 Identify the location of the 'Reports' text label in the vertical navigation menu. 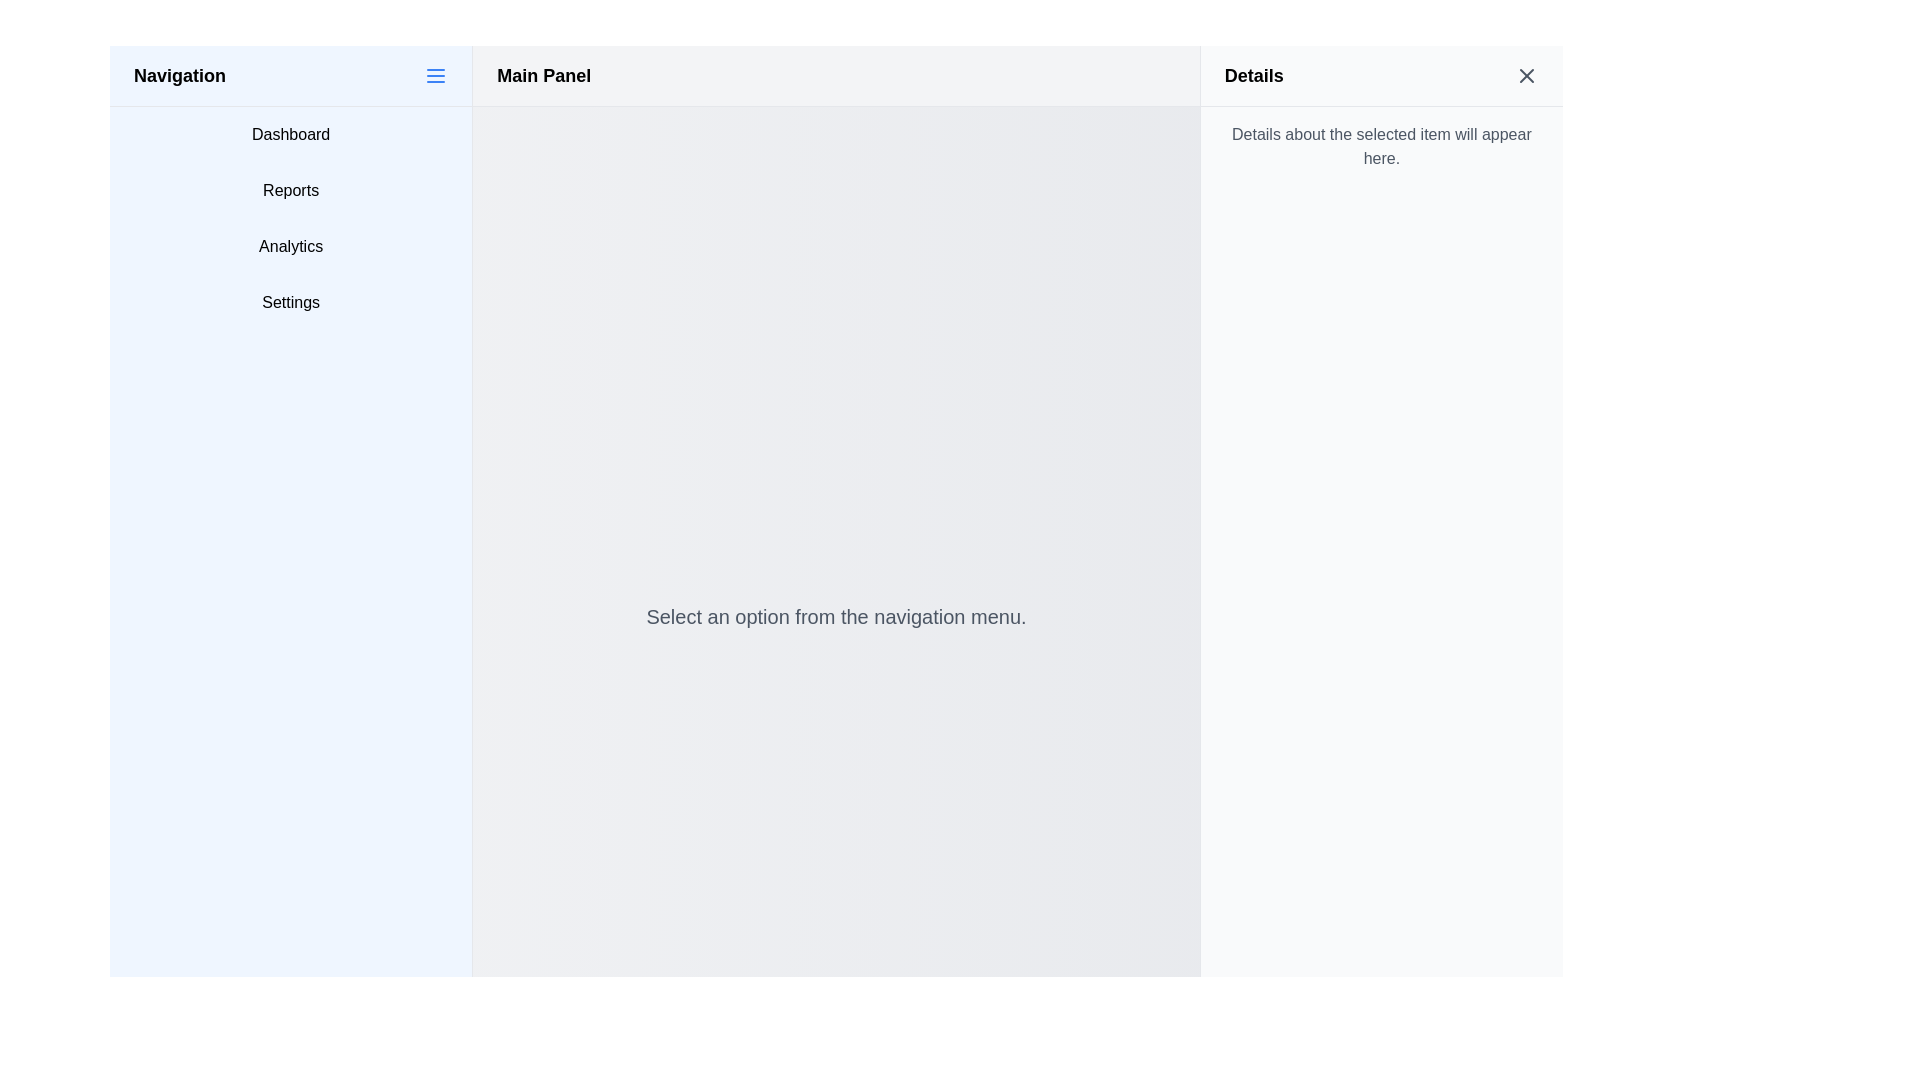
(290, 191).